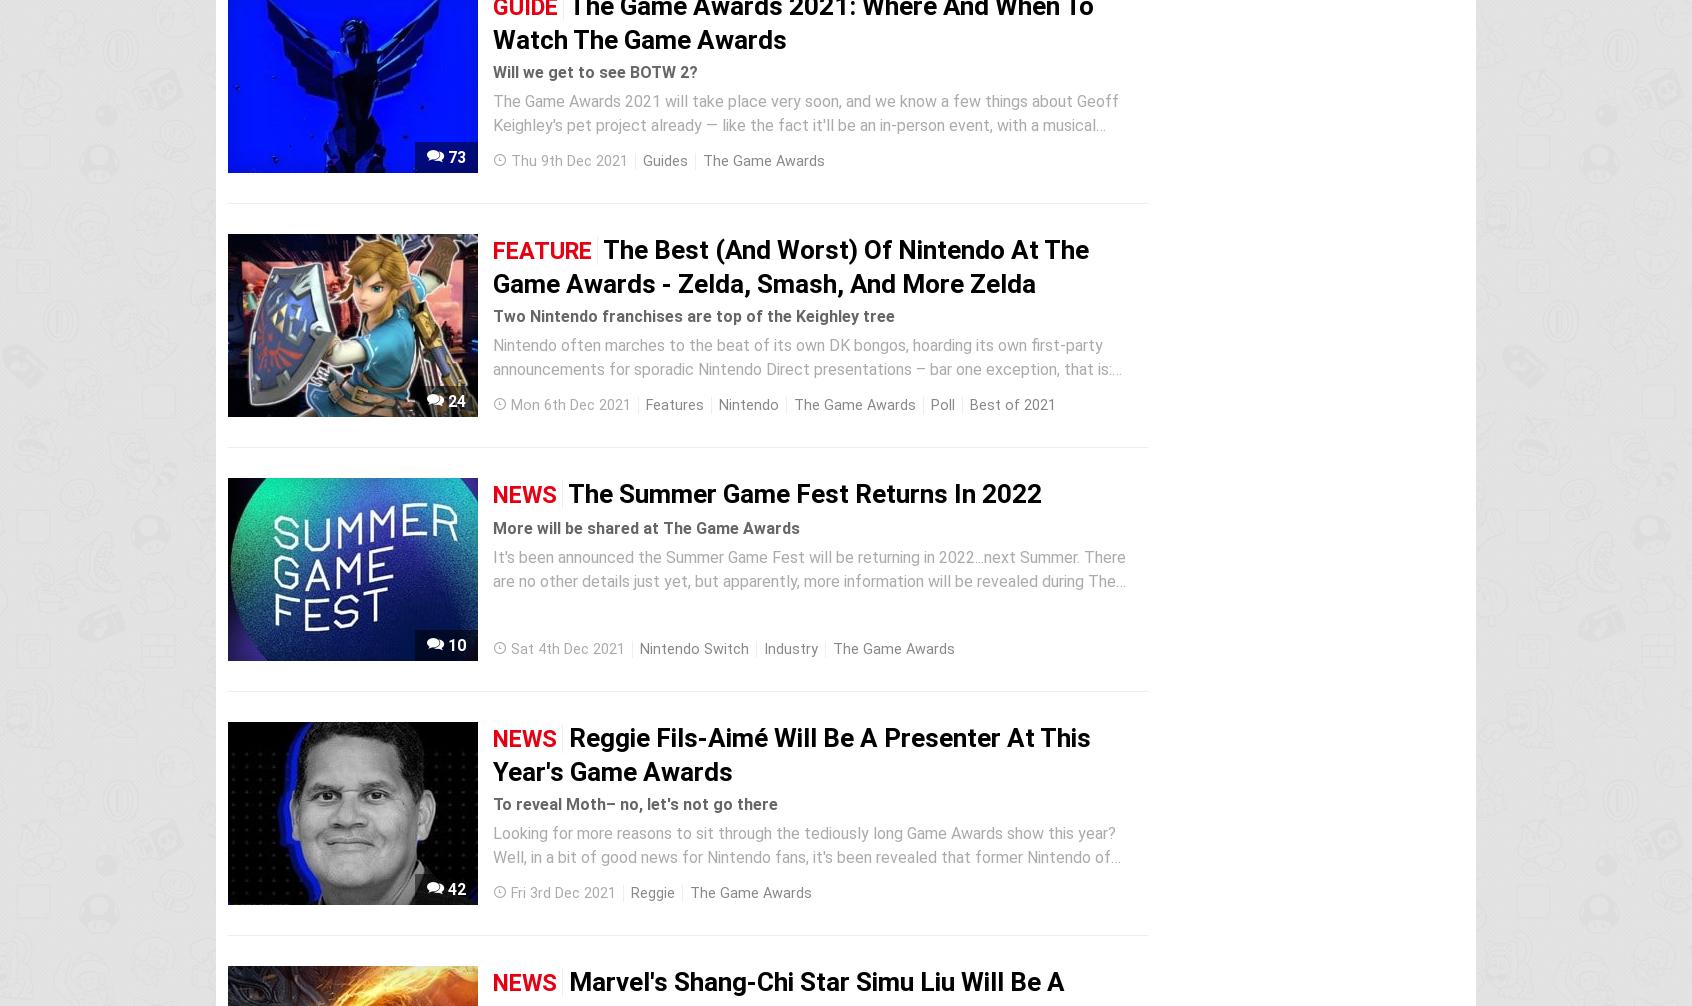  What do you see at coordinates (1012, 404) in the screenshot?
I see `'Best of 2021'` at bounding box center [1012, 404].